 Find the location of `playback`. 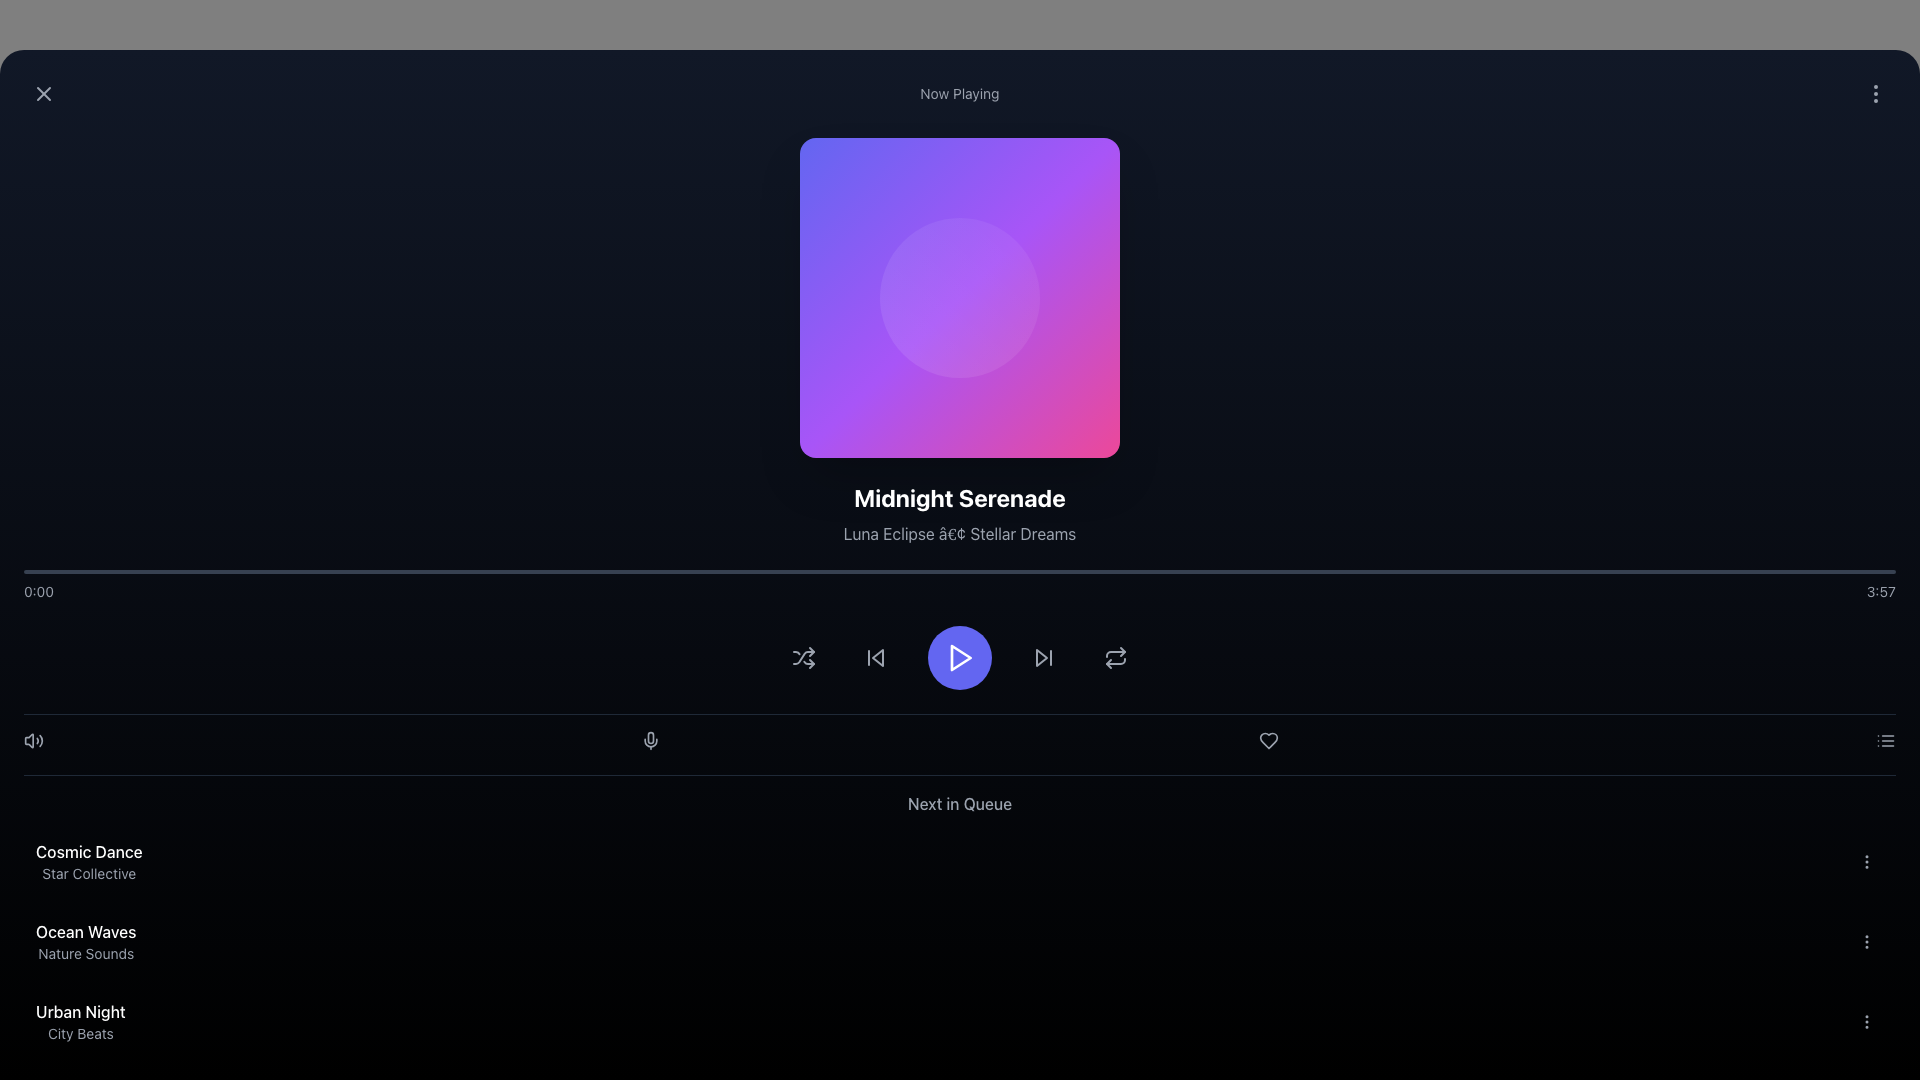

playback is located at coordinates (387, 571).